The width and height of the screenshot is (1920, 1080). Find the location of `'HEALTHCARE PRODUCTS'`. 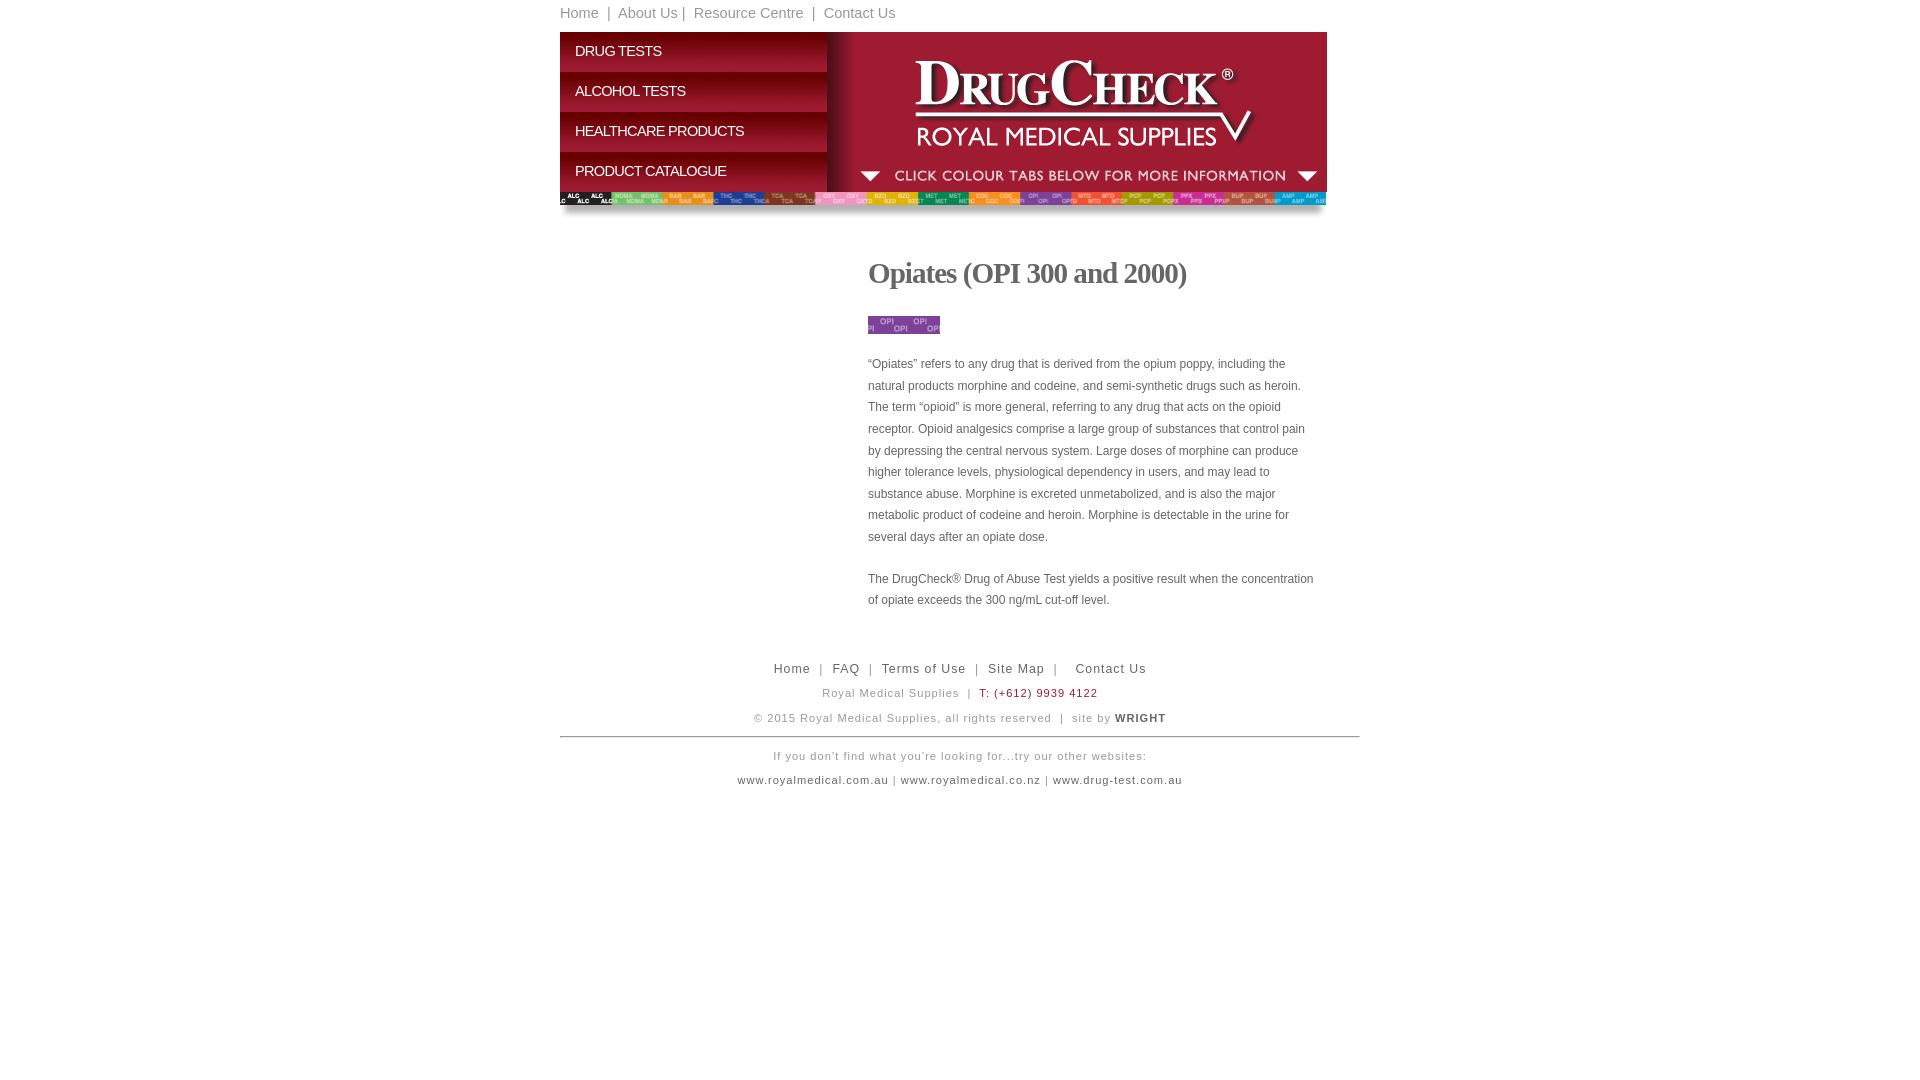

'HEALTHCARE PRODUCTS' is located at coordinates (702, 131).